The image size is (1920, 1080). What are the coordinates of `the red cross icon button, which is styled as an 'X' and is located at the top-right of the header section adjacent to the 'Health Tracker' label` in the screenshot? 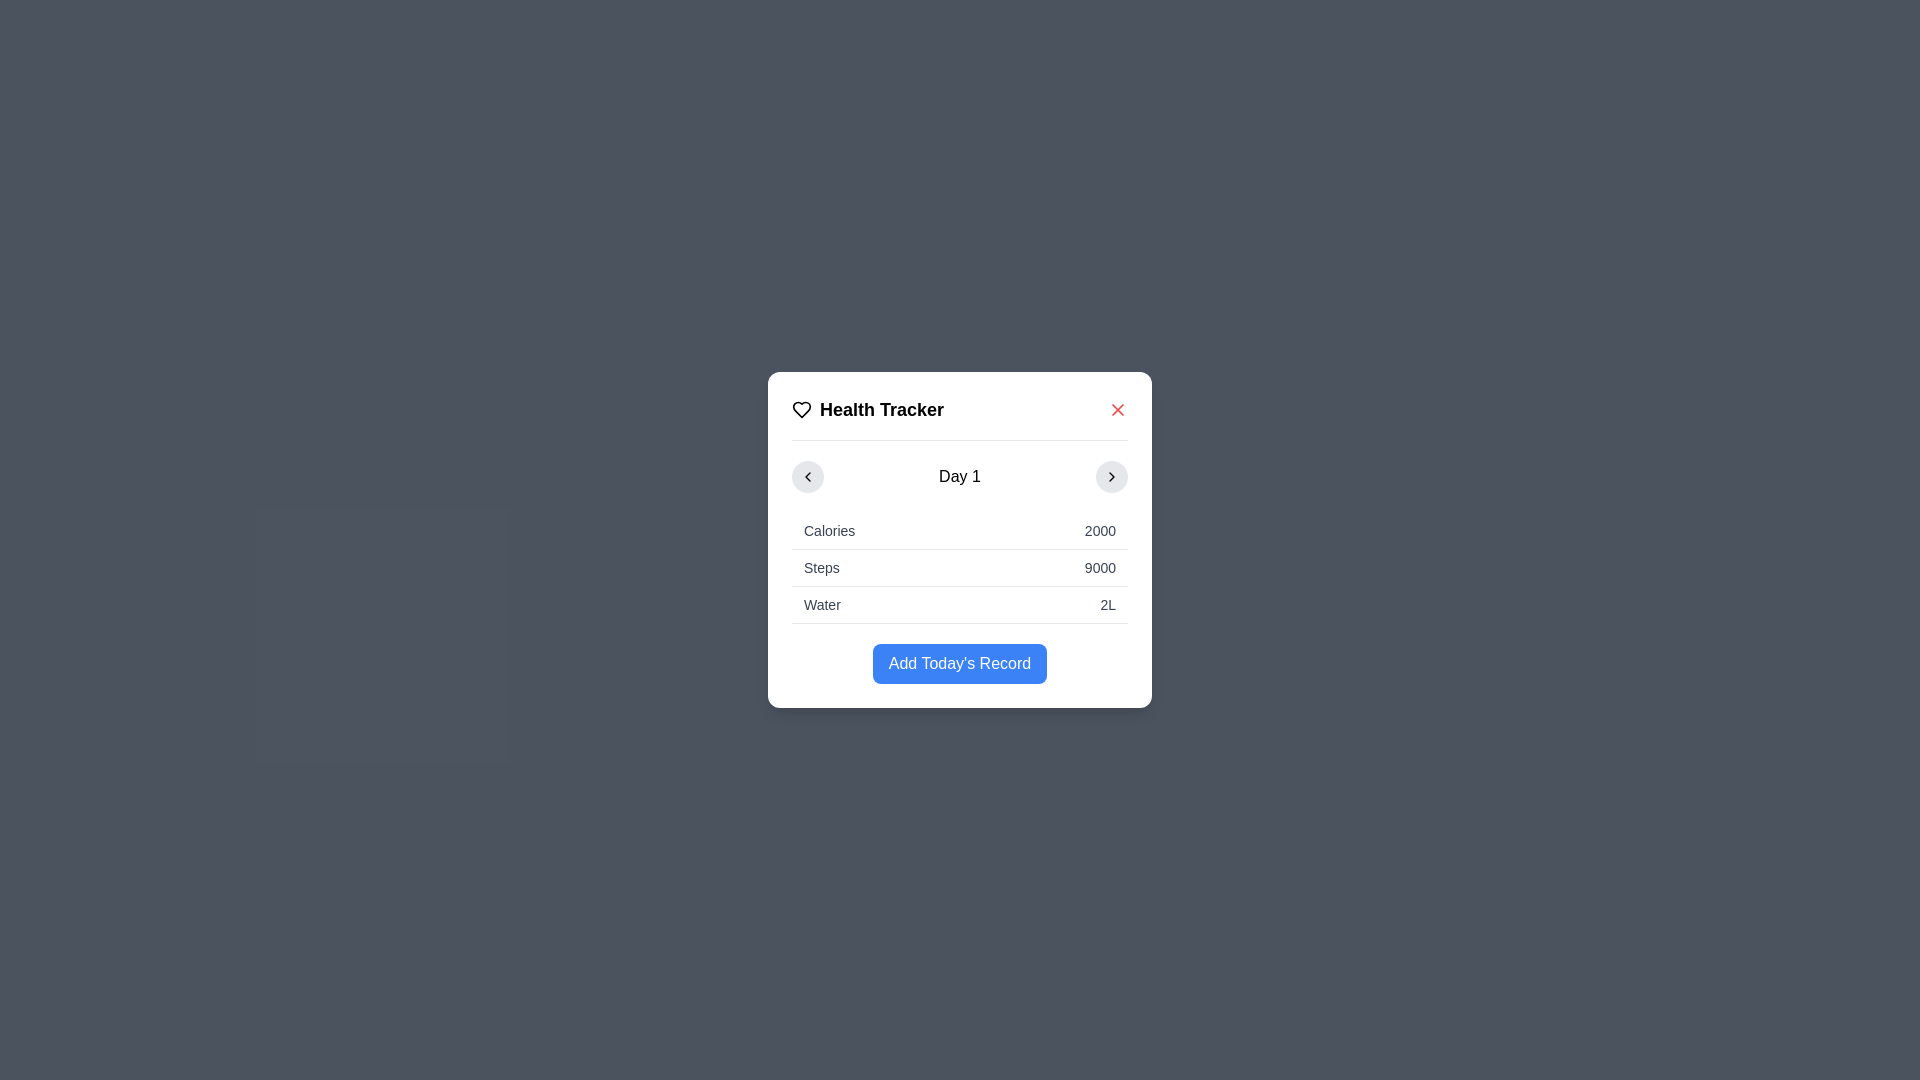 It's located at (1117, 408).